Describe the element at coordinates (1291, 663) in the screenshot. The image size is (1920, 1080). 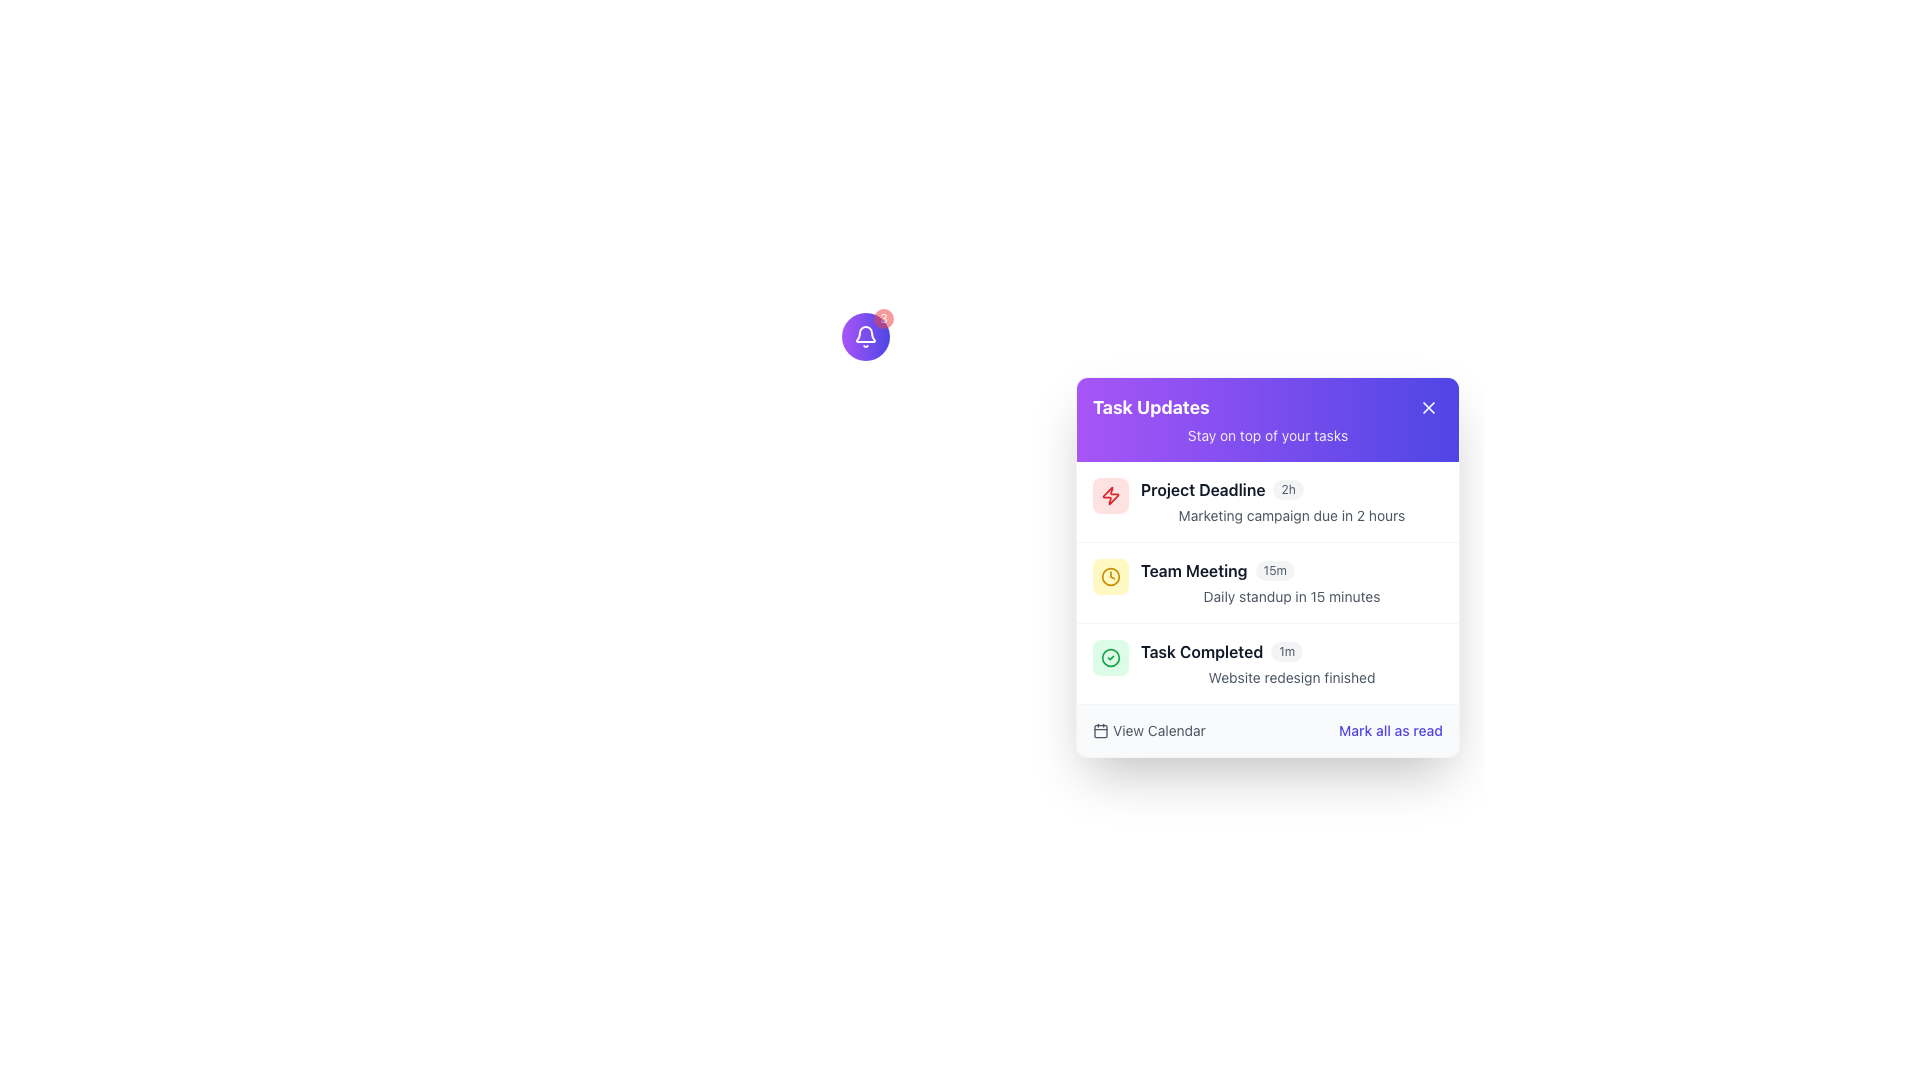
I see `the third notification in the 'Task Updates' section, which provides a notification about a completed task with a brief description and the elapsed time since completion` at that location.